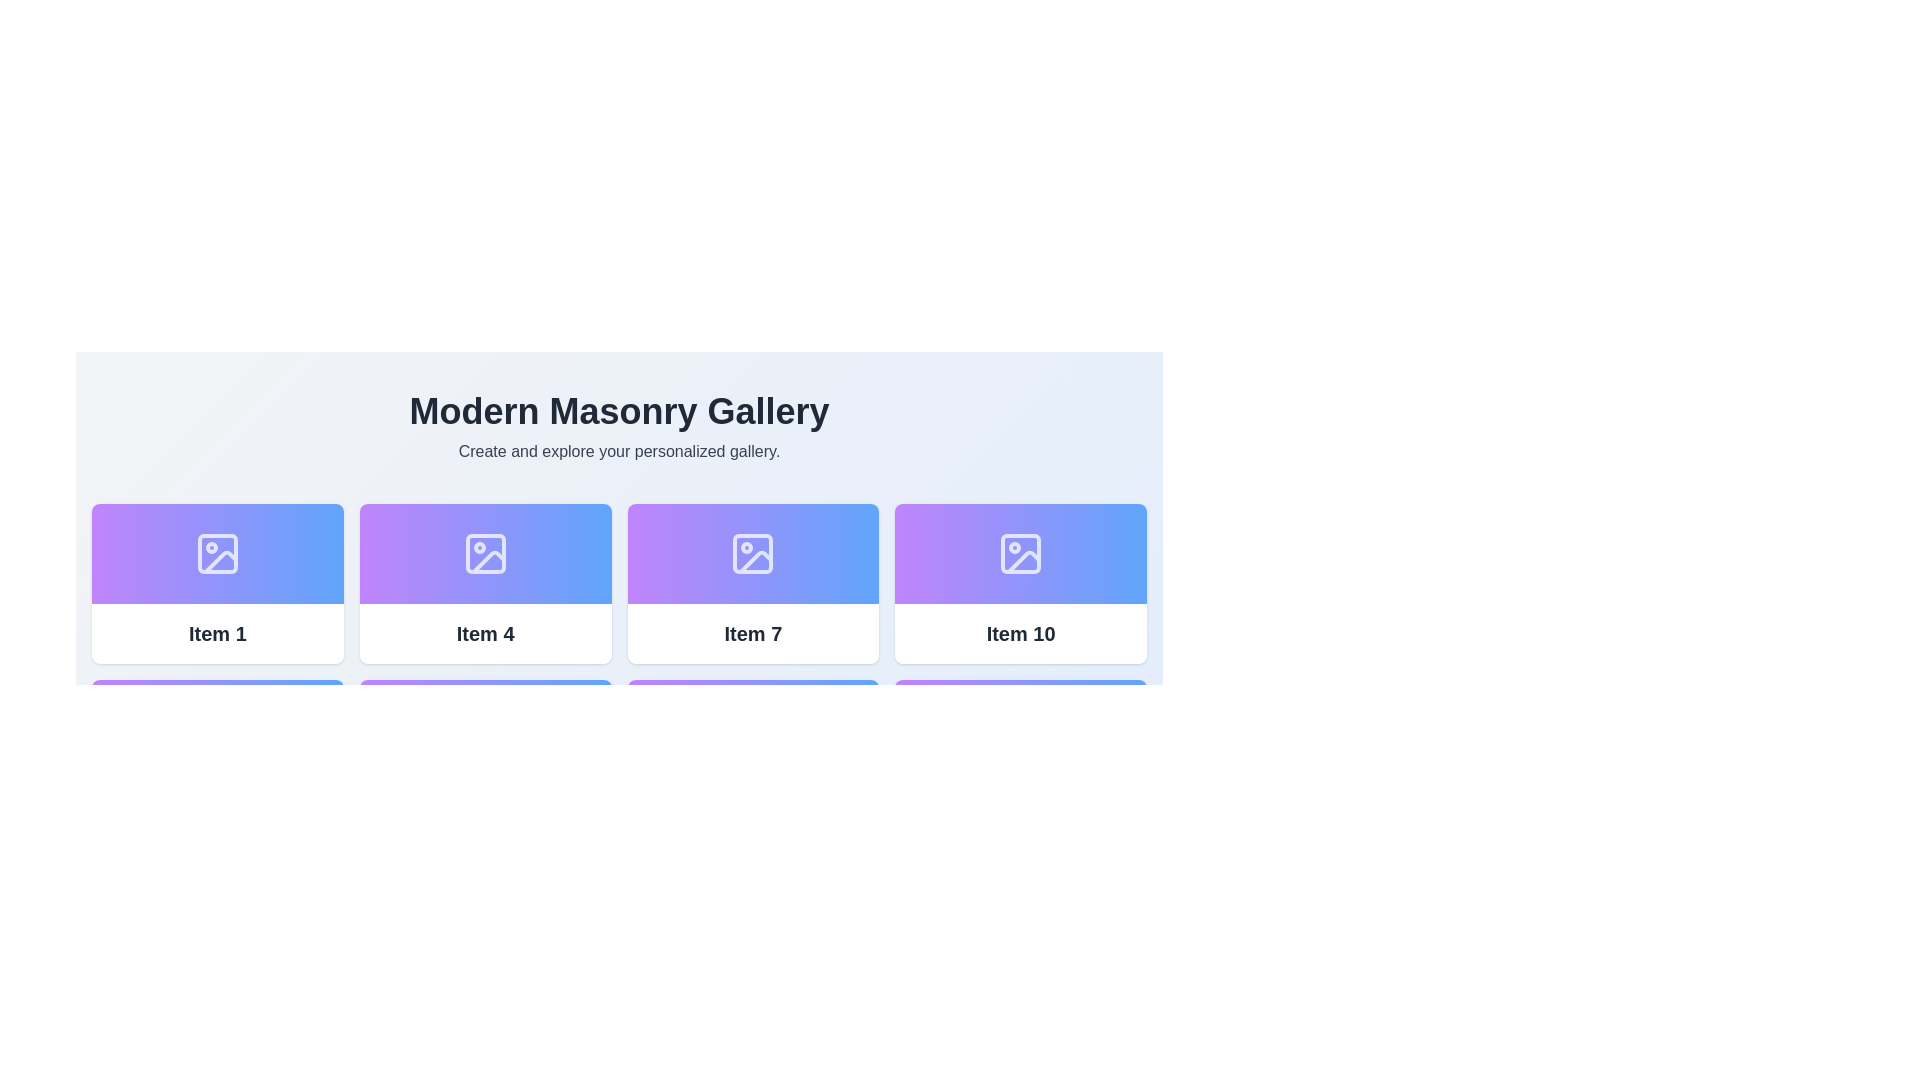 This screenshot has height=1080, width=1920. What do you see at coordinates (217, 583) in the screenshot?
I see `the first card in the grid layout, which has a gradient background from purple to blue and contains the label 'Item 1' in bold text at the bottom` at bounding box center [217, 583].